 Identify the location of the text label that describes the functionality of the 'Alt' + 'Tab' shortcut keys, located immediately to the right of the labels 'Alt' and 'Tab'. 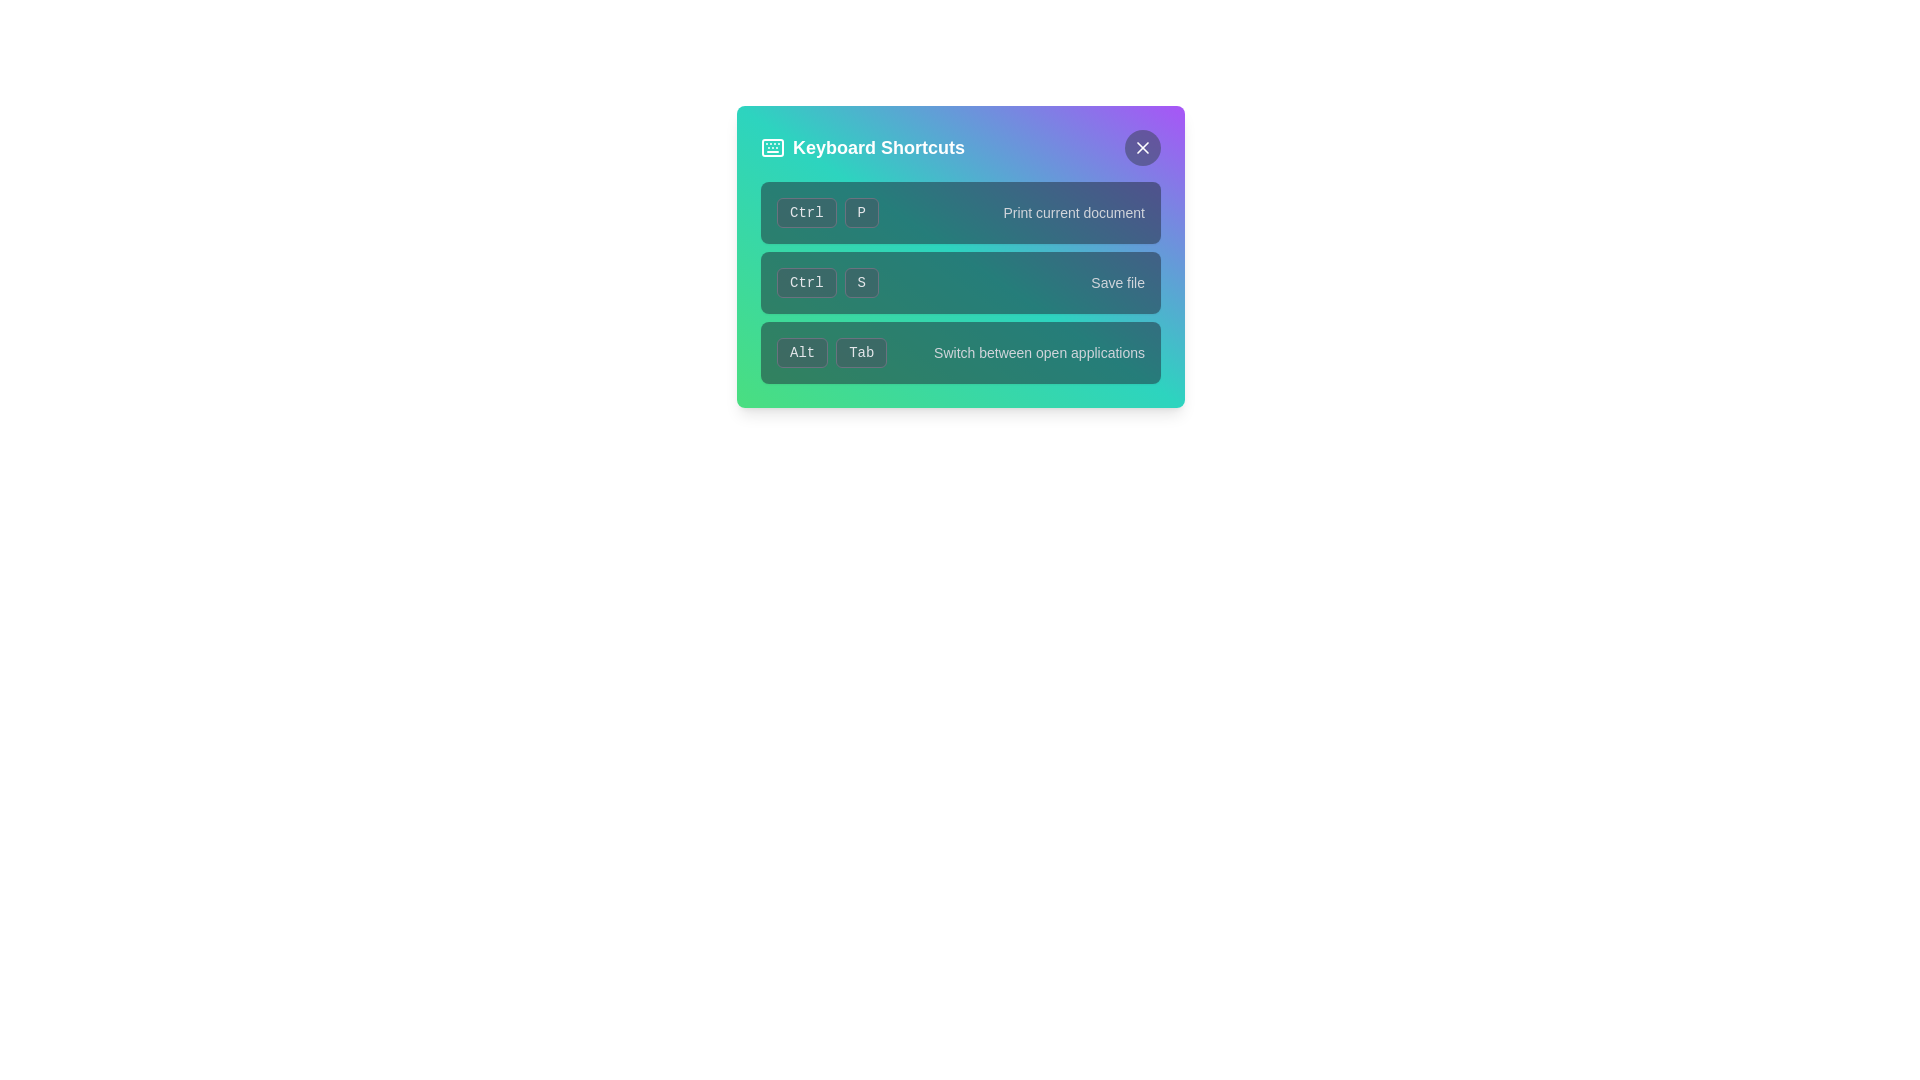
(1039, 352).